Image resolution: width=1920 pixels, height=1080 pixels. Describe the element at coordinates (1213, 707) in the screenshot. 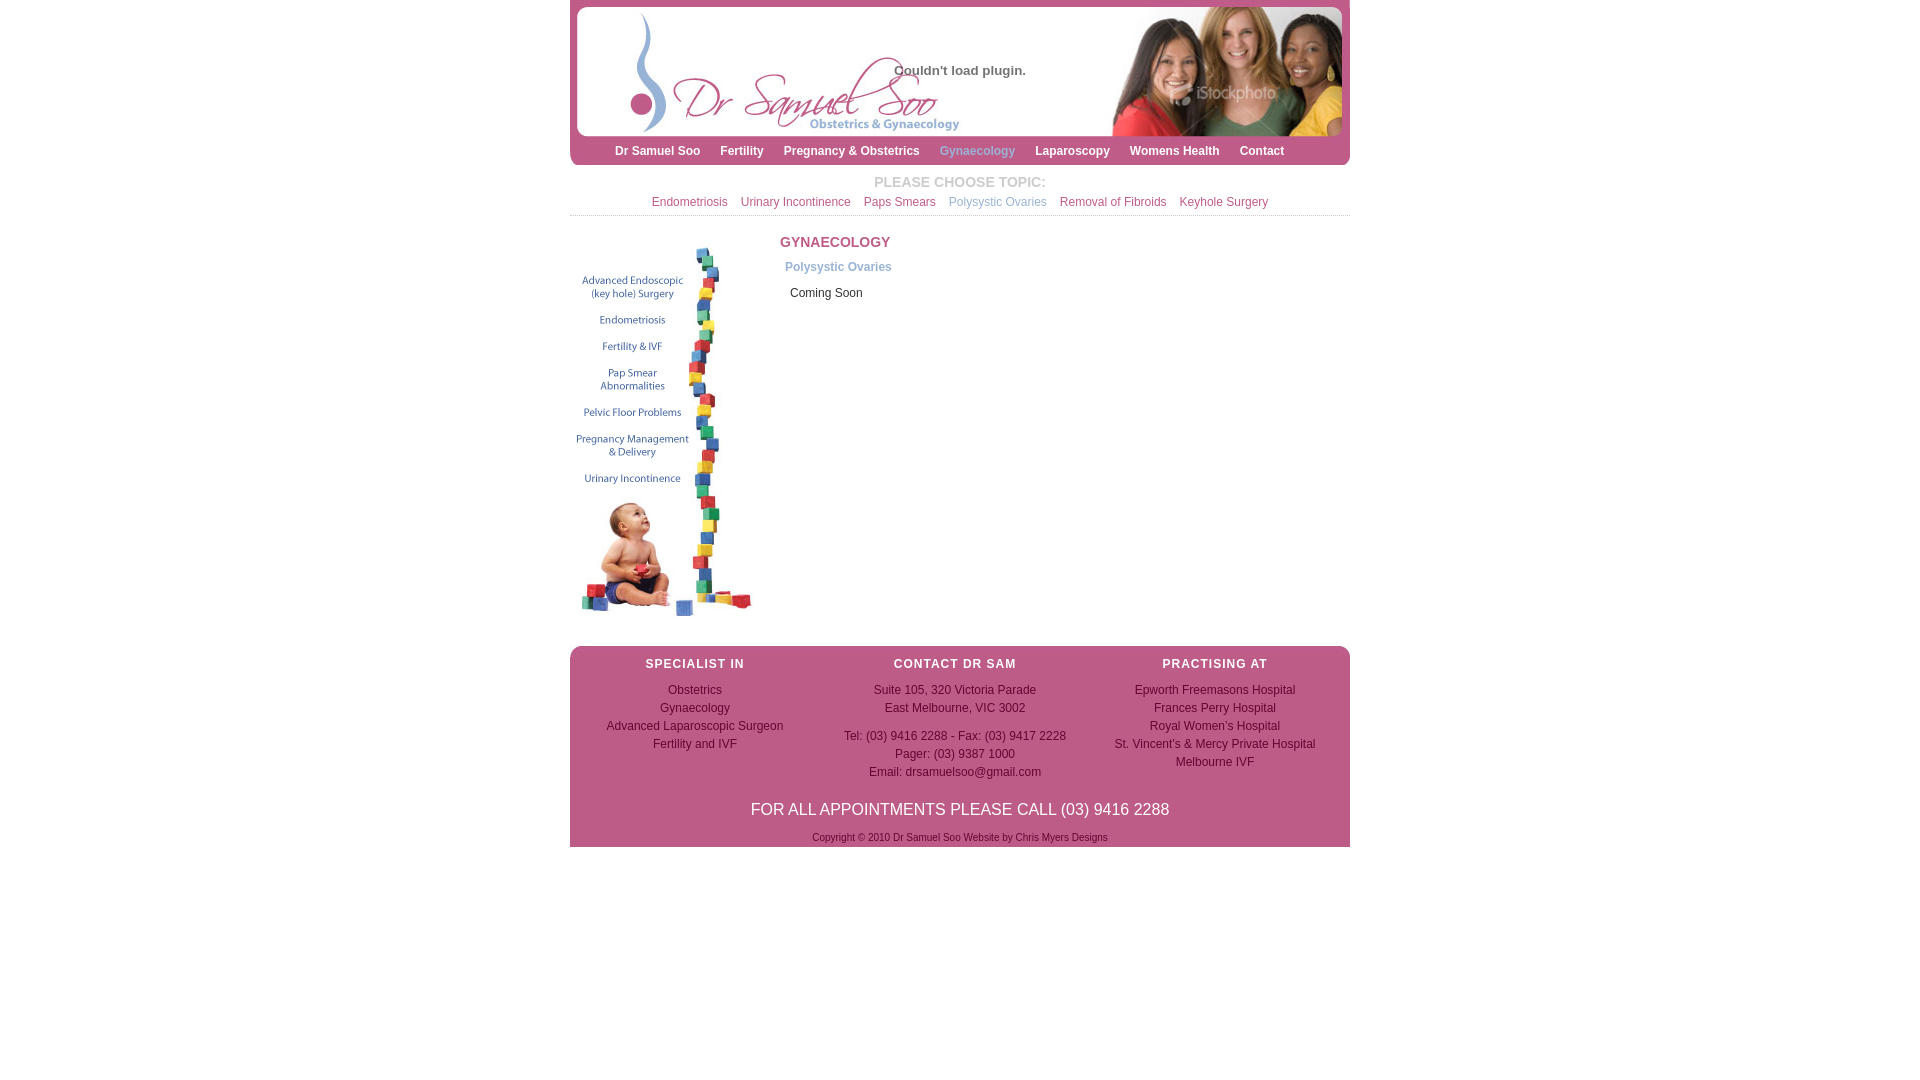

I see `'Frances Perry Hospital'` at that location.